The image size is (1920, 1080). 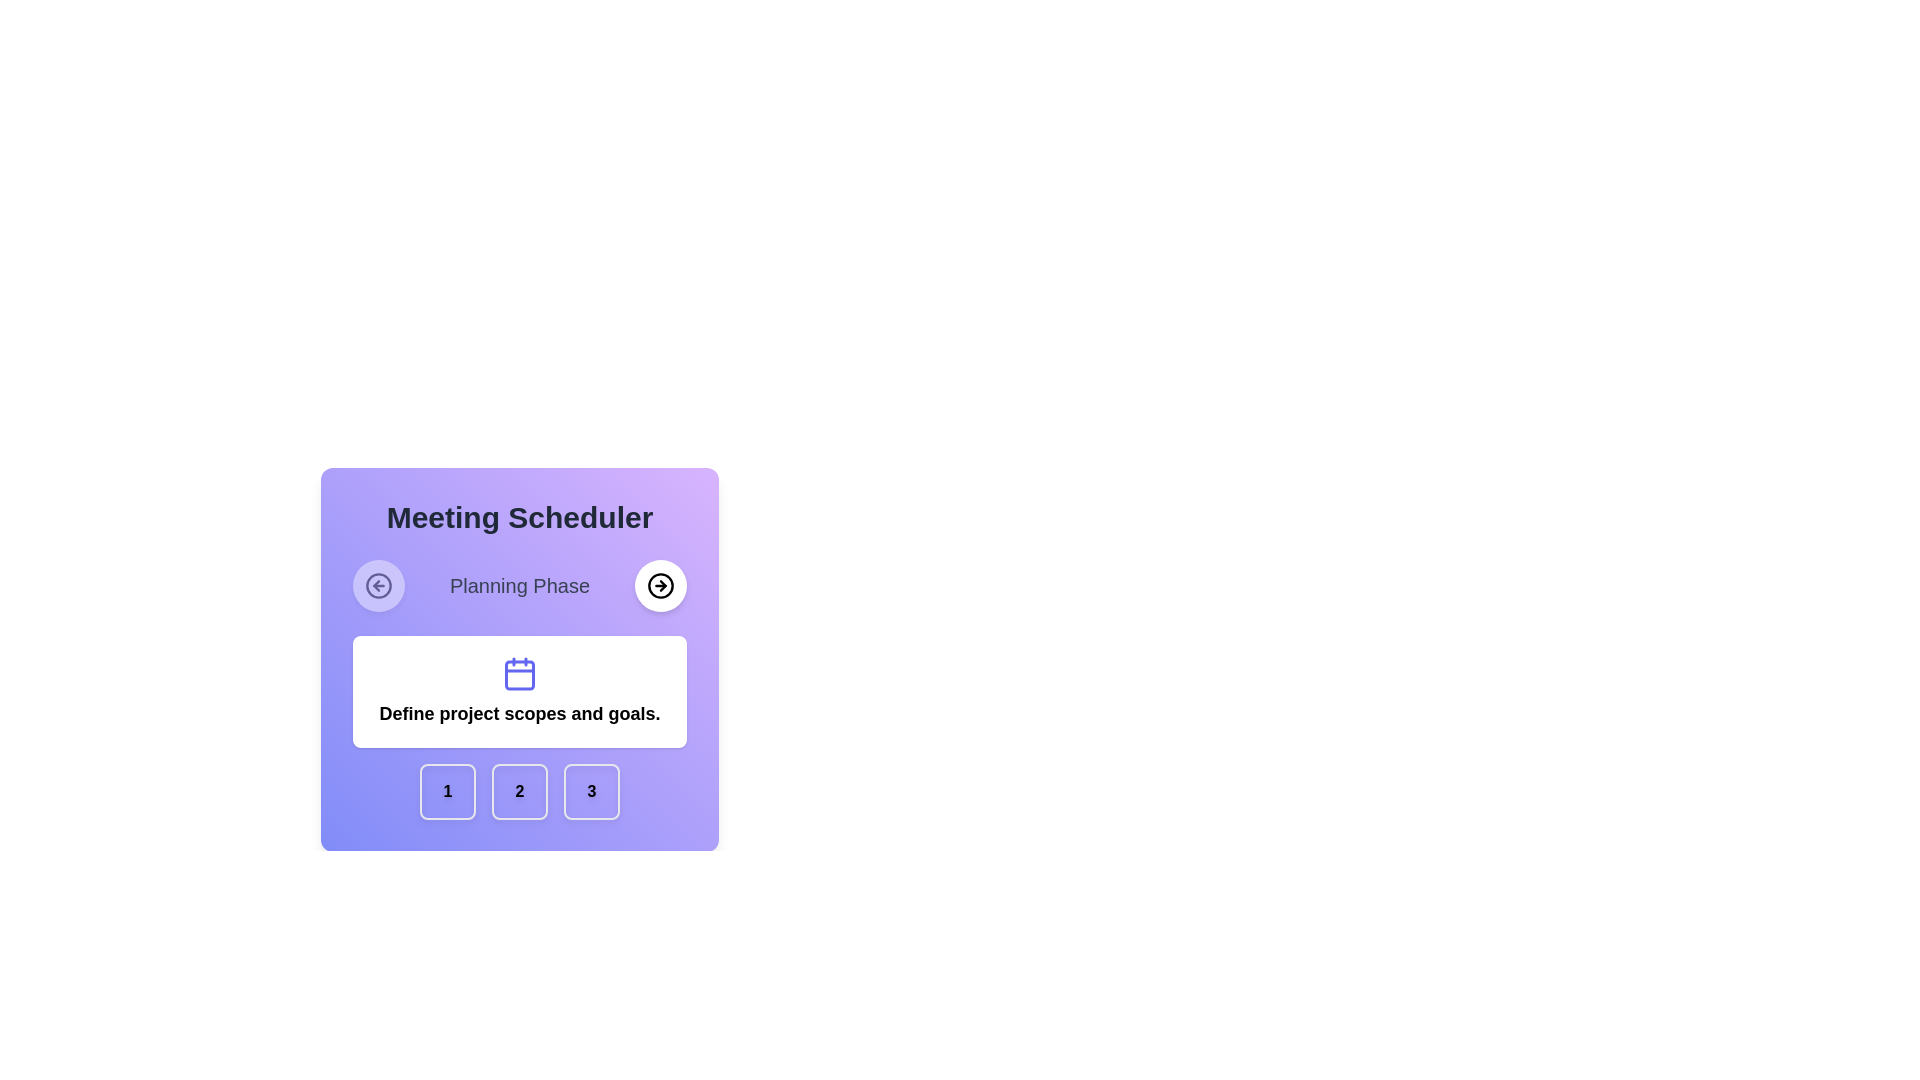 I want to click on the decorative calendar icon with a blue outline, located at the center above the text 'Define project scopes and goals.', so click(x=519, y=674).